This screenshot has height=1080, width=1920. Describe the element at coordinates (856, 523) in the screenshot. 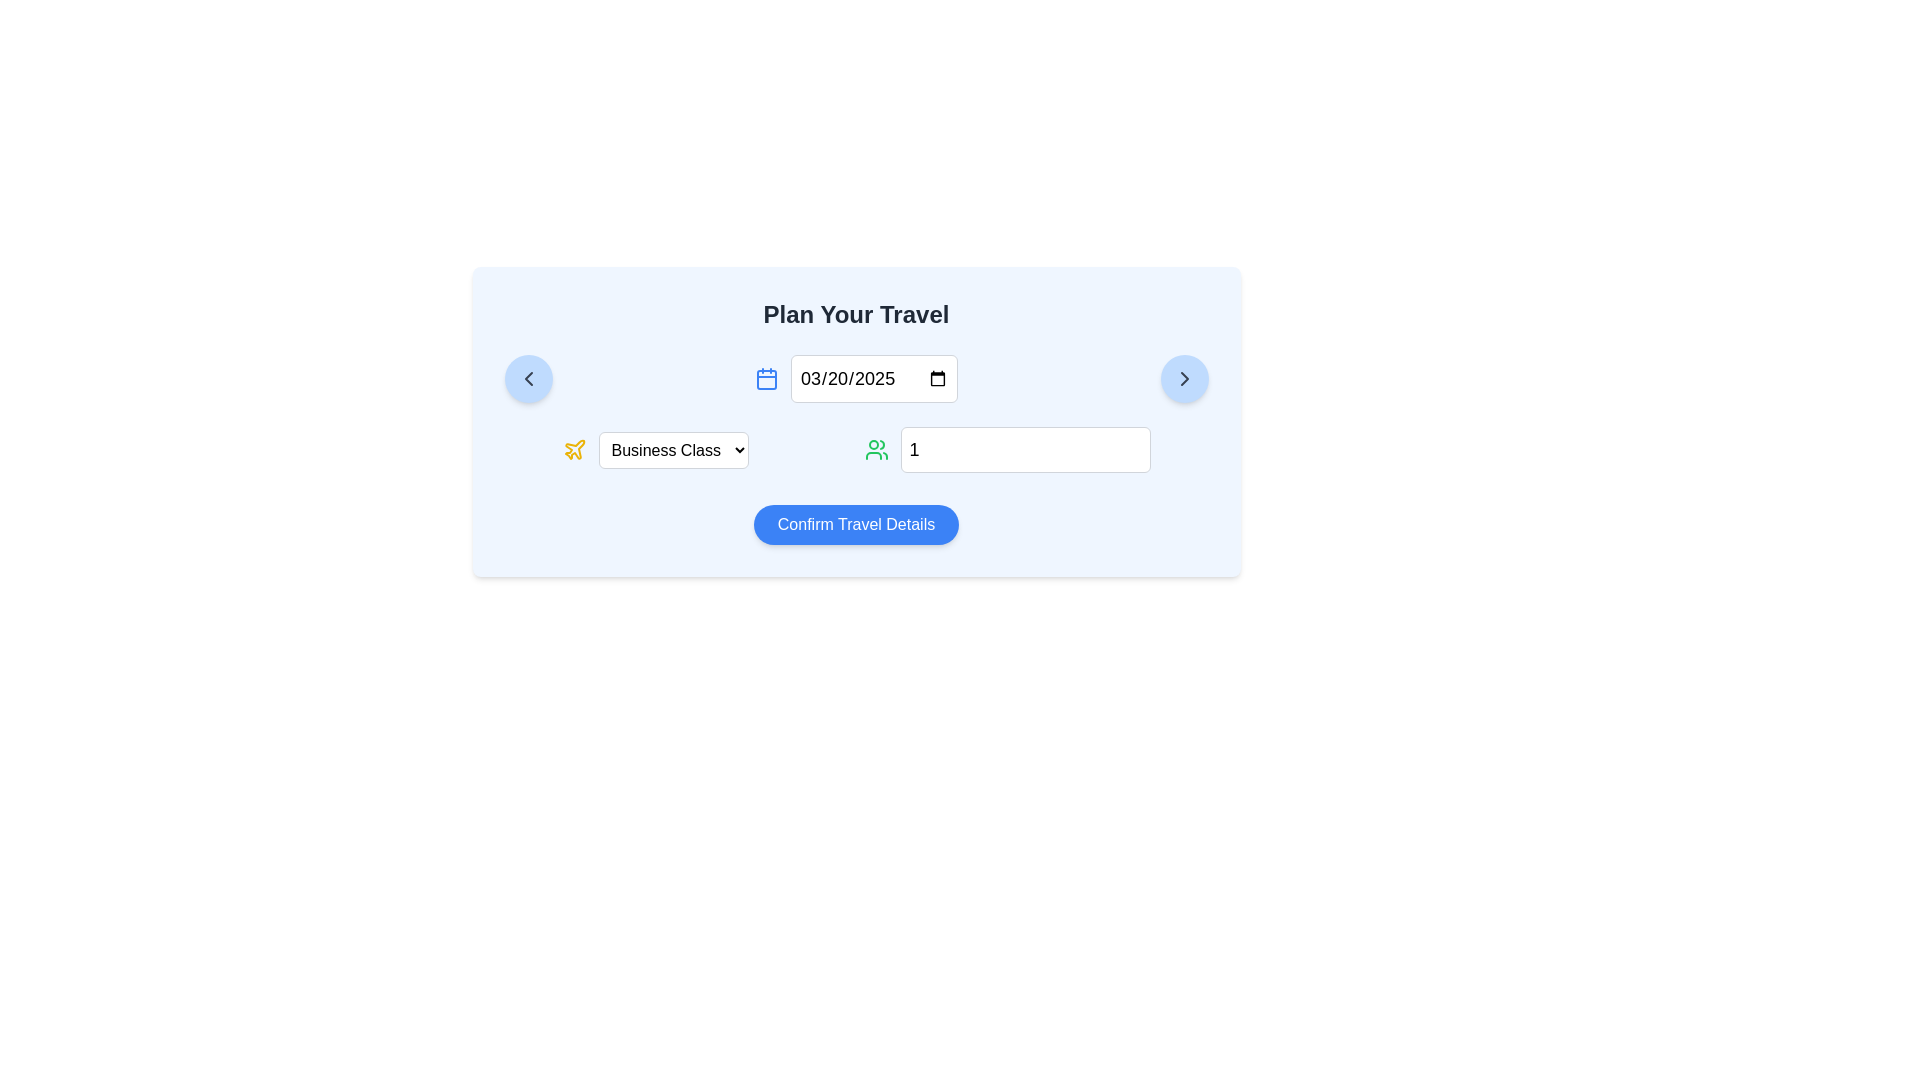

I see `the 'Confirm Travel Details' button, which has a blue background and white text, located at the bottom of the 'Plan Your Travel' section` at that location.